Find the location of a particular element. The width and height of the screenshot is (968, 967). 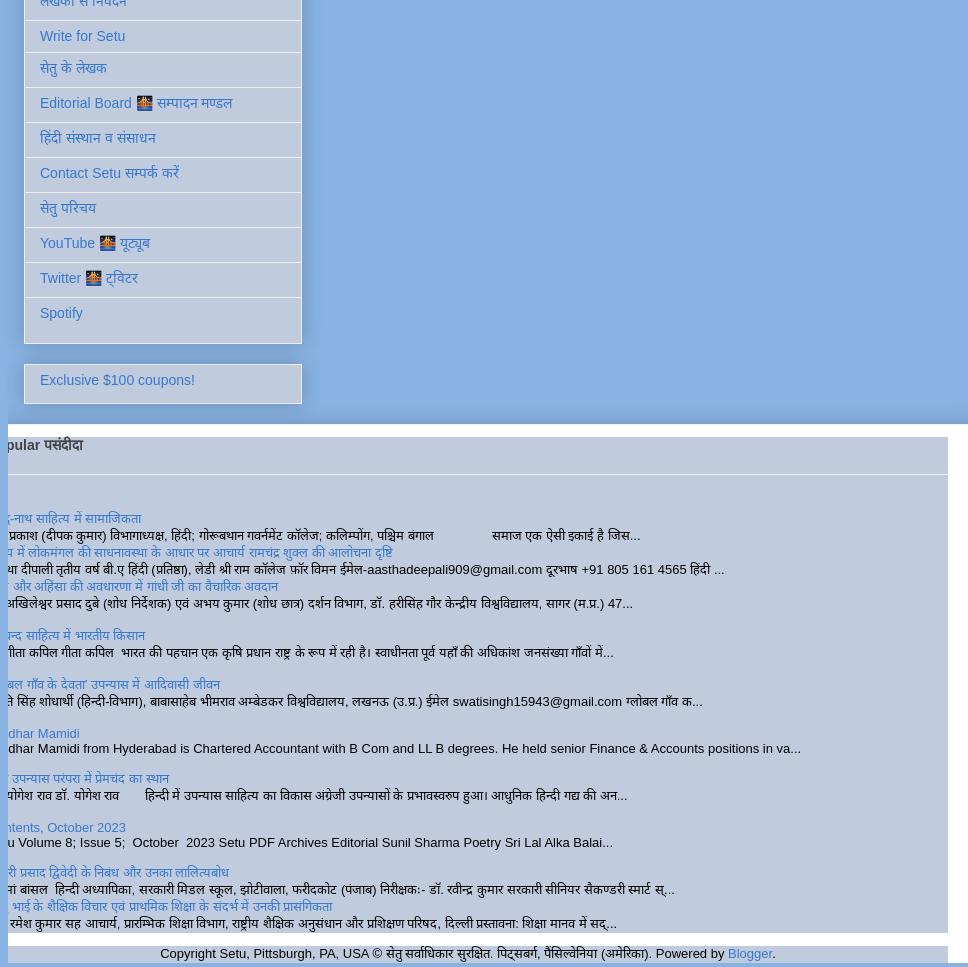

'Twitter 🌉 ट्विटर' is located at coordinates (88, 276).